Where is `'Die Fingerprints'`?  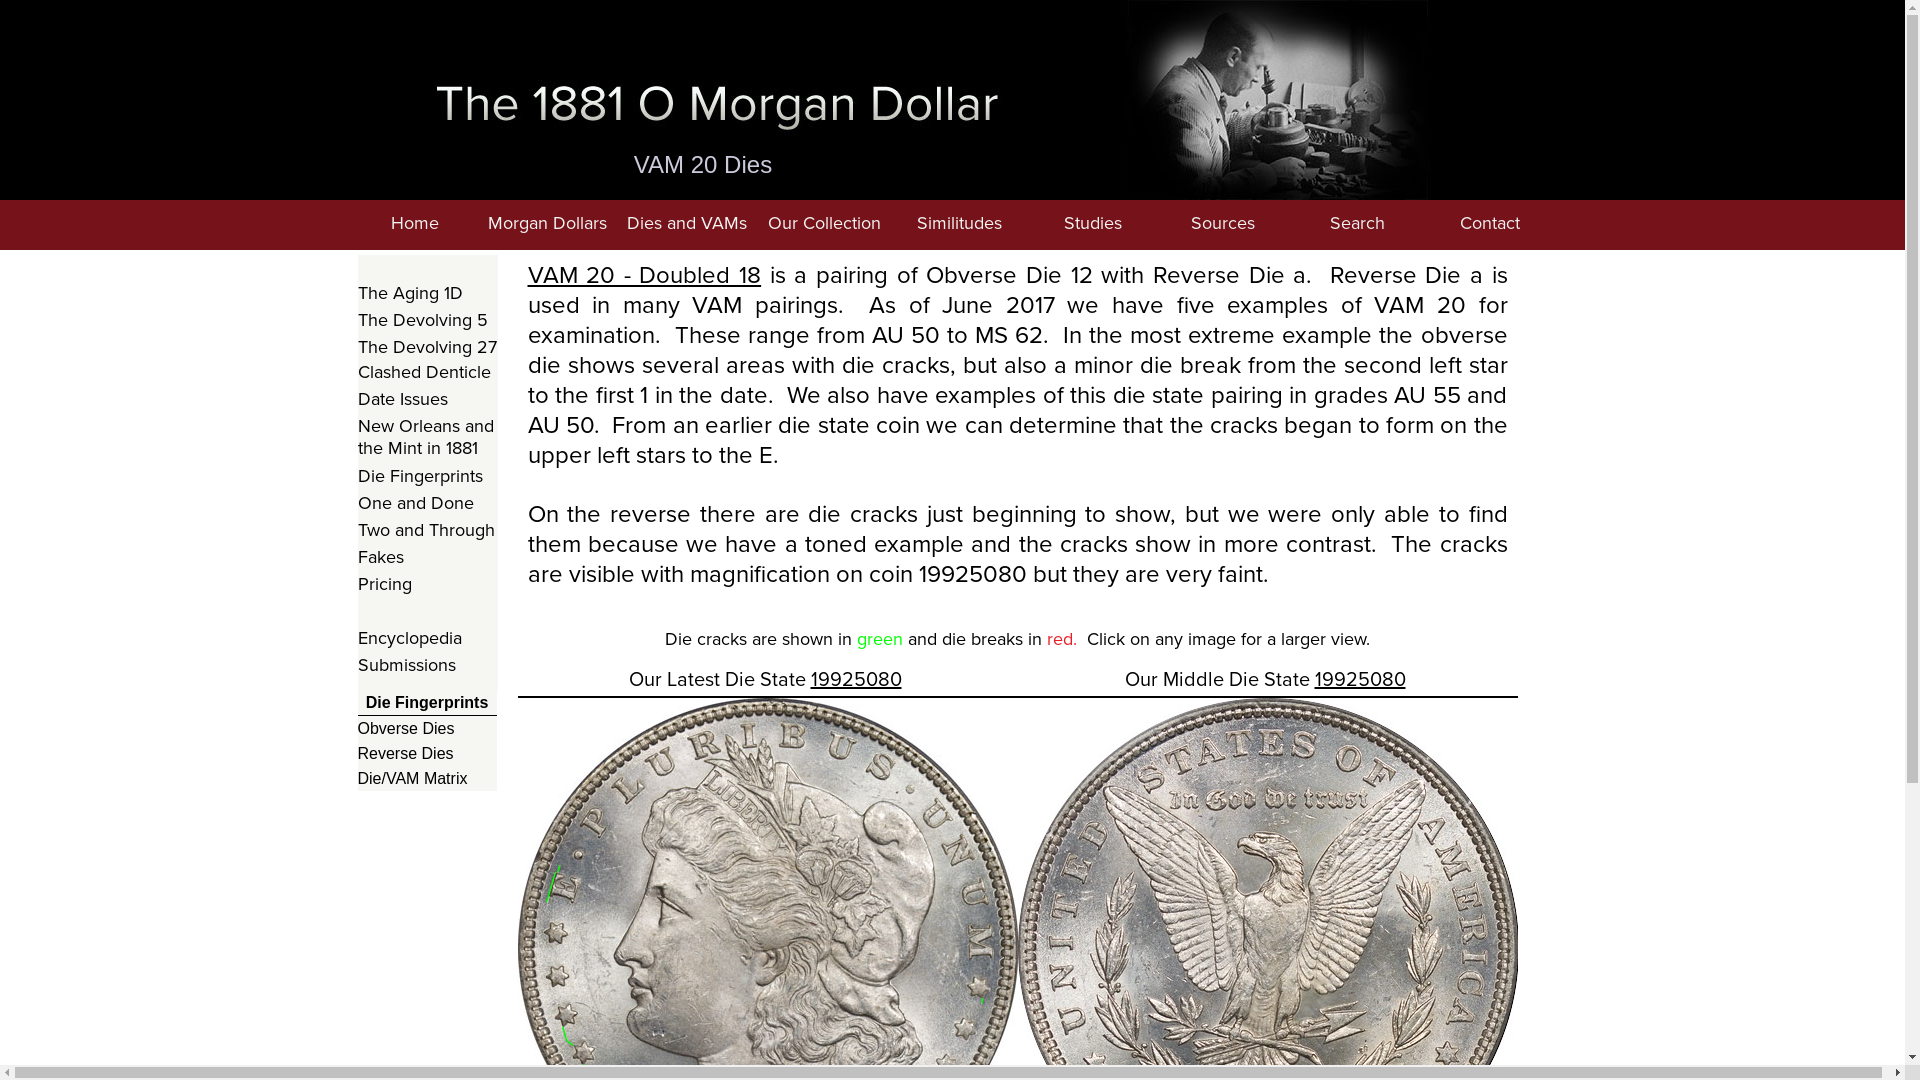 'Die Fingerprints' is located at coordinates (426, 476).